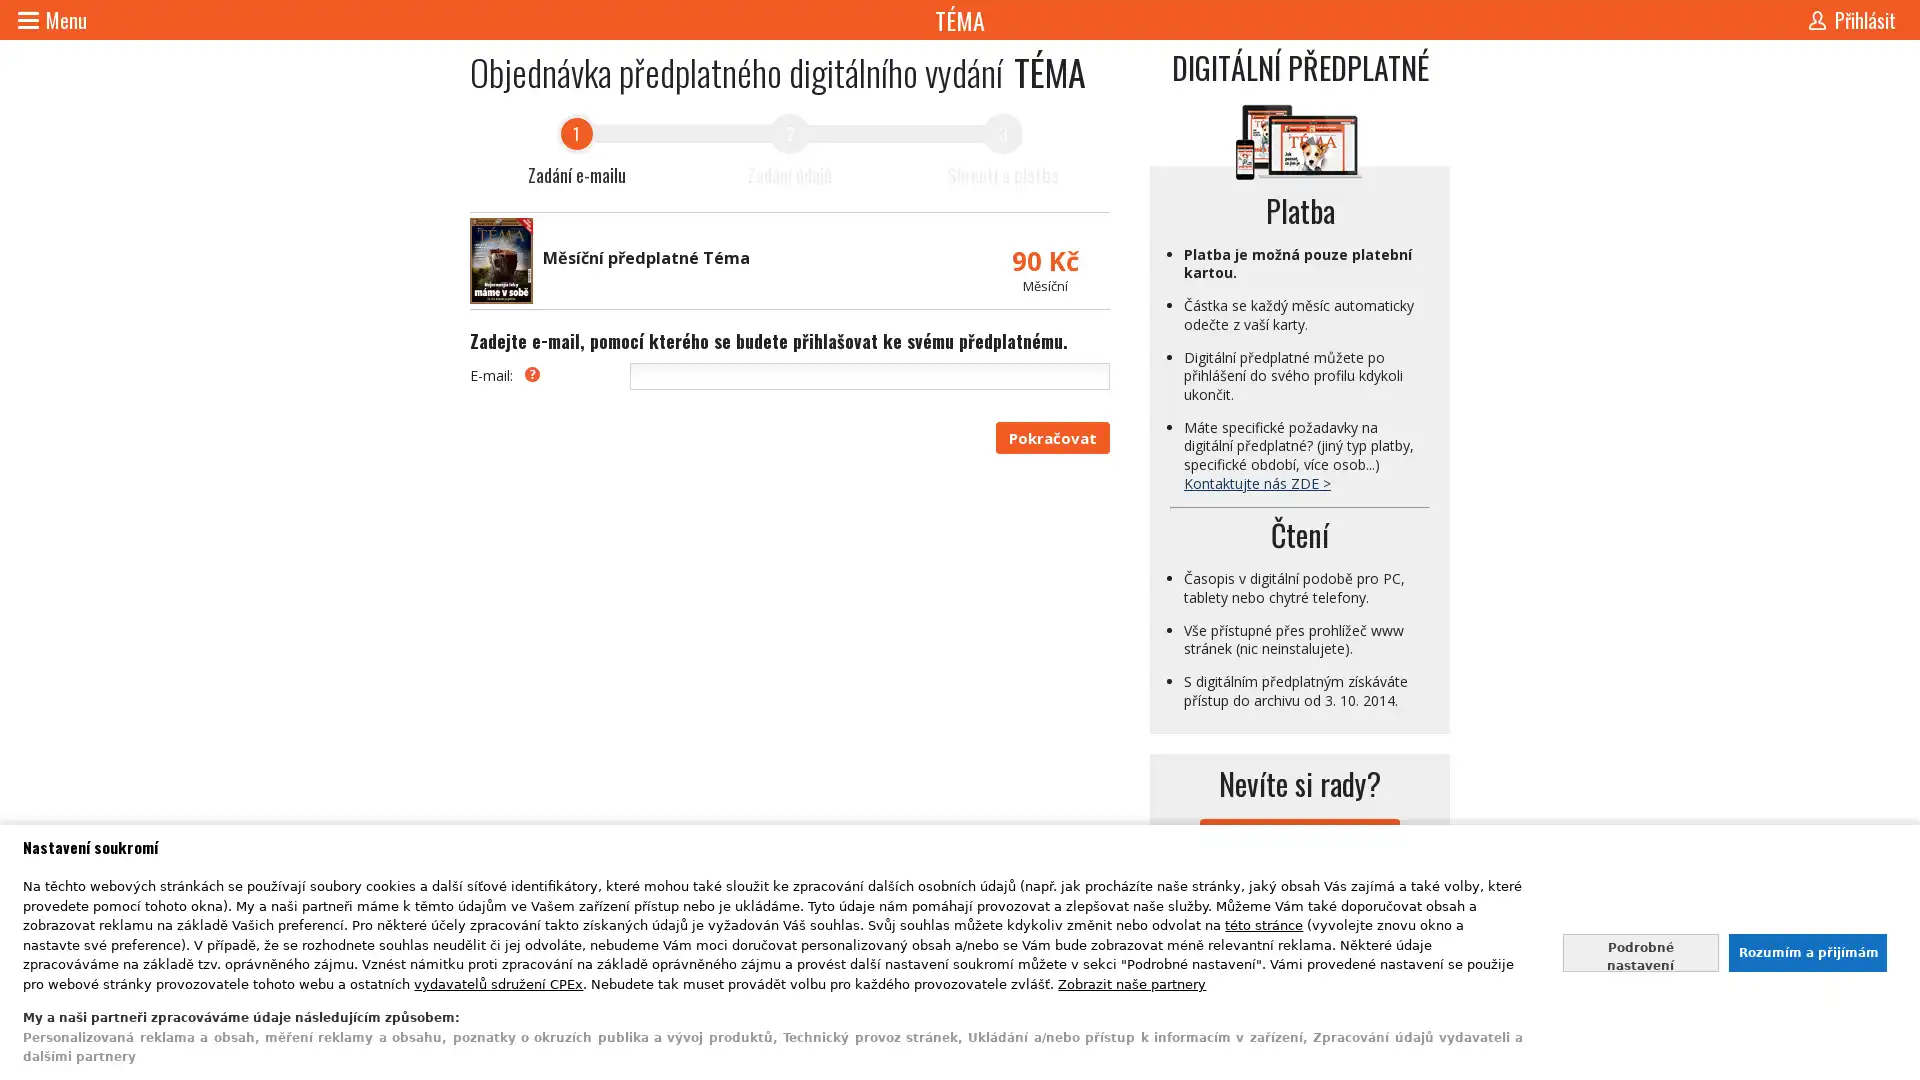  Describe the element at coordinates (1051, 437) in the screenshot. I see `Pokracovat` at that location.